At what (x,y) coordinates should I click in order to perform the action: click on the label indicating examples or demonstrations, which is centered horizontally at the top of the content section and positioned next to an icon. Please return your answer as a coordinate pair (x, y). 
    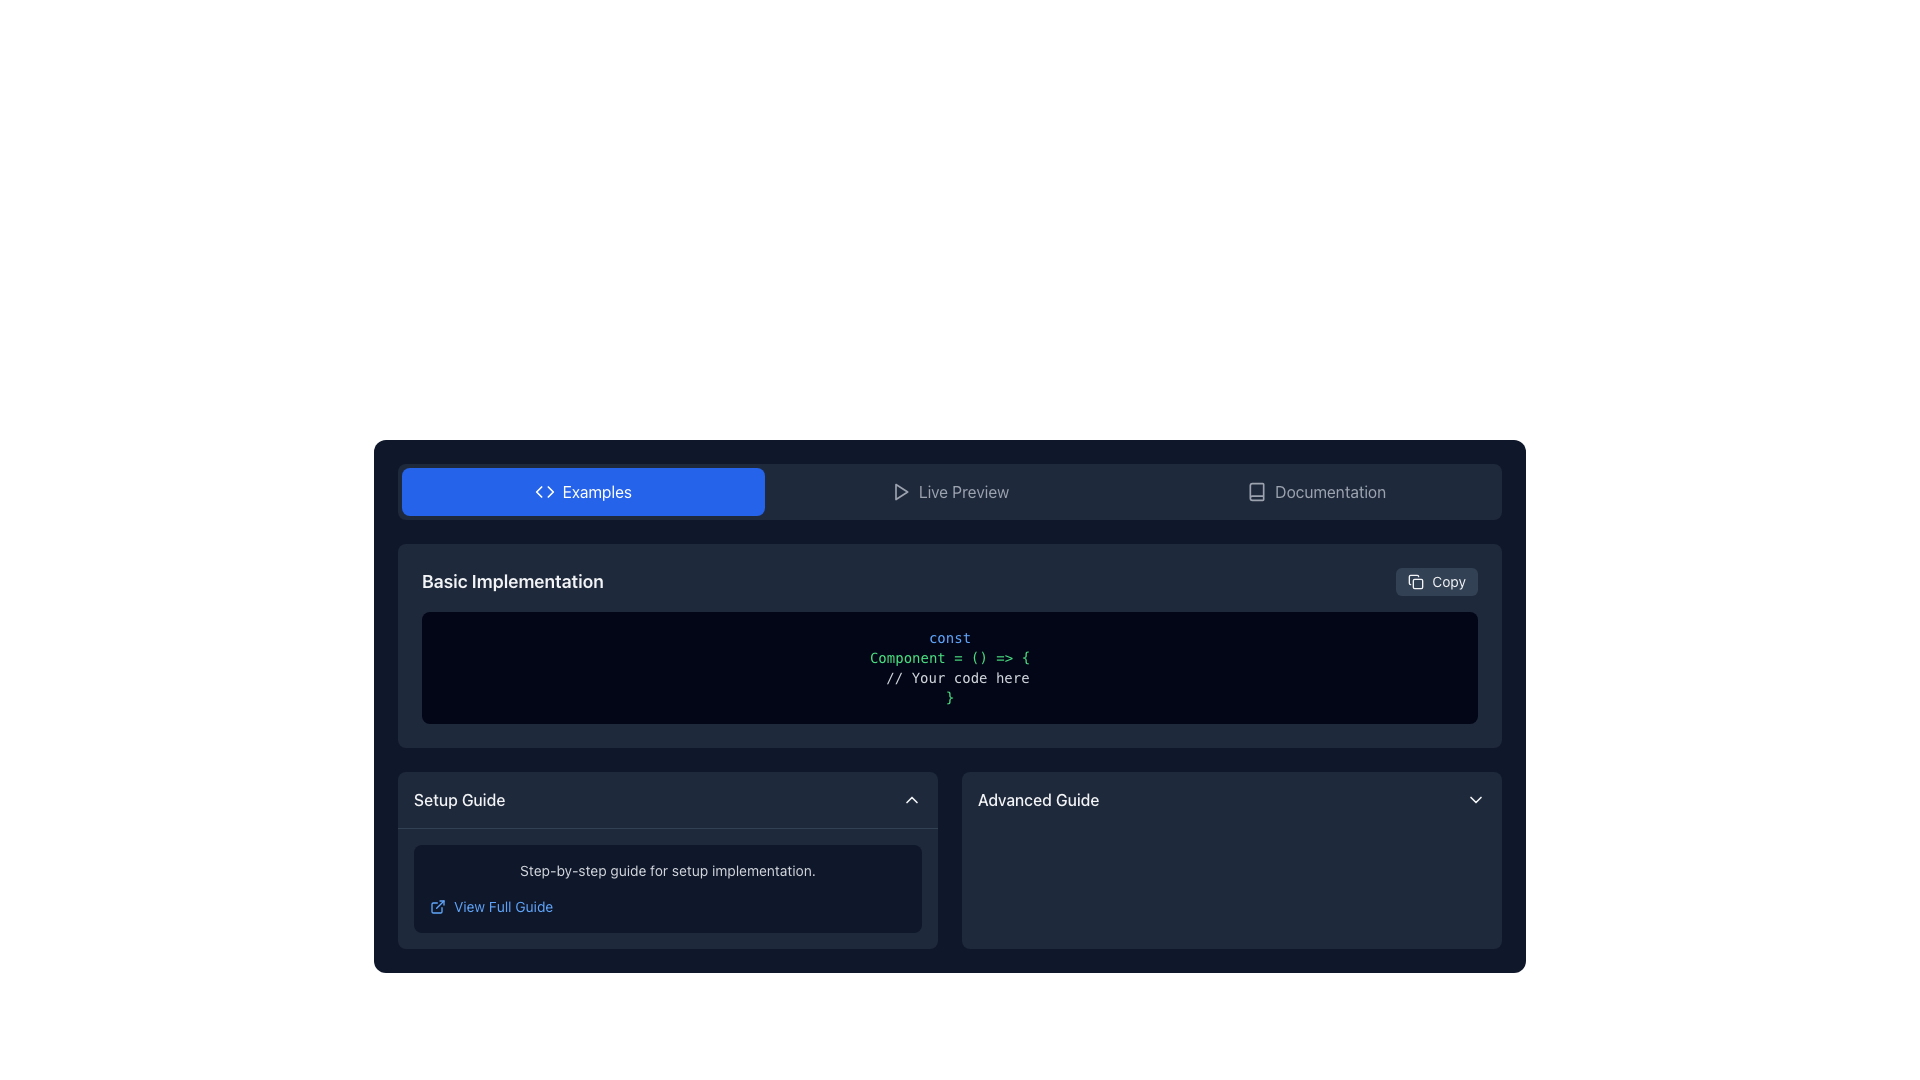
    Looking at the image, I should click on (596, 492).